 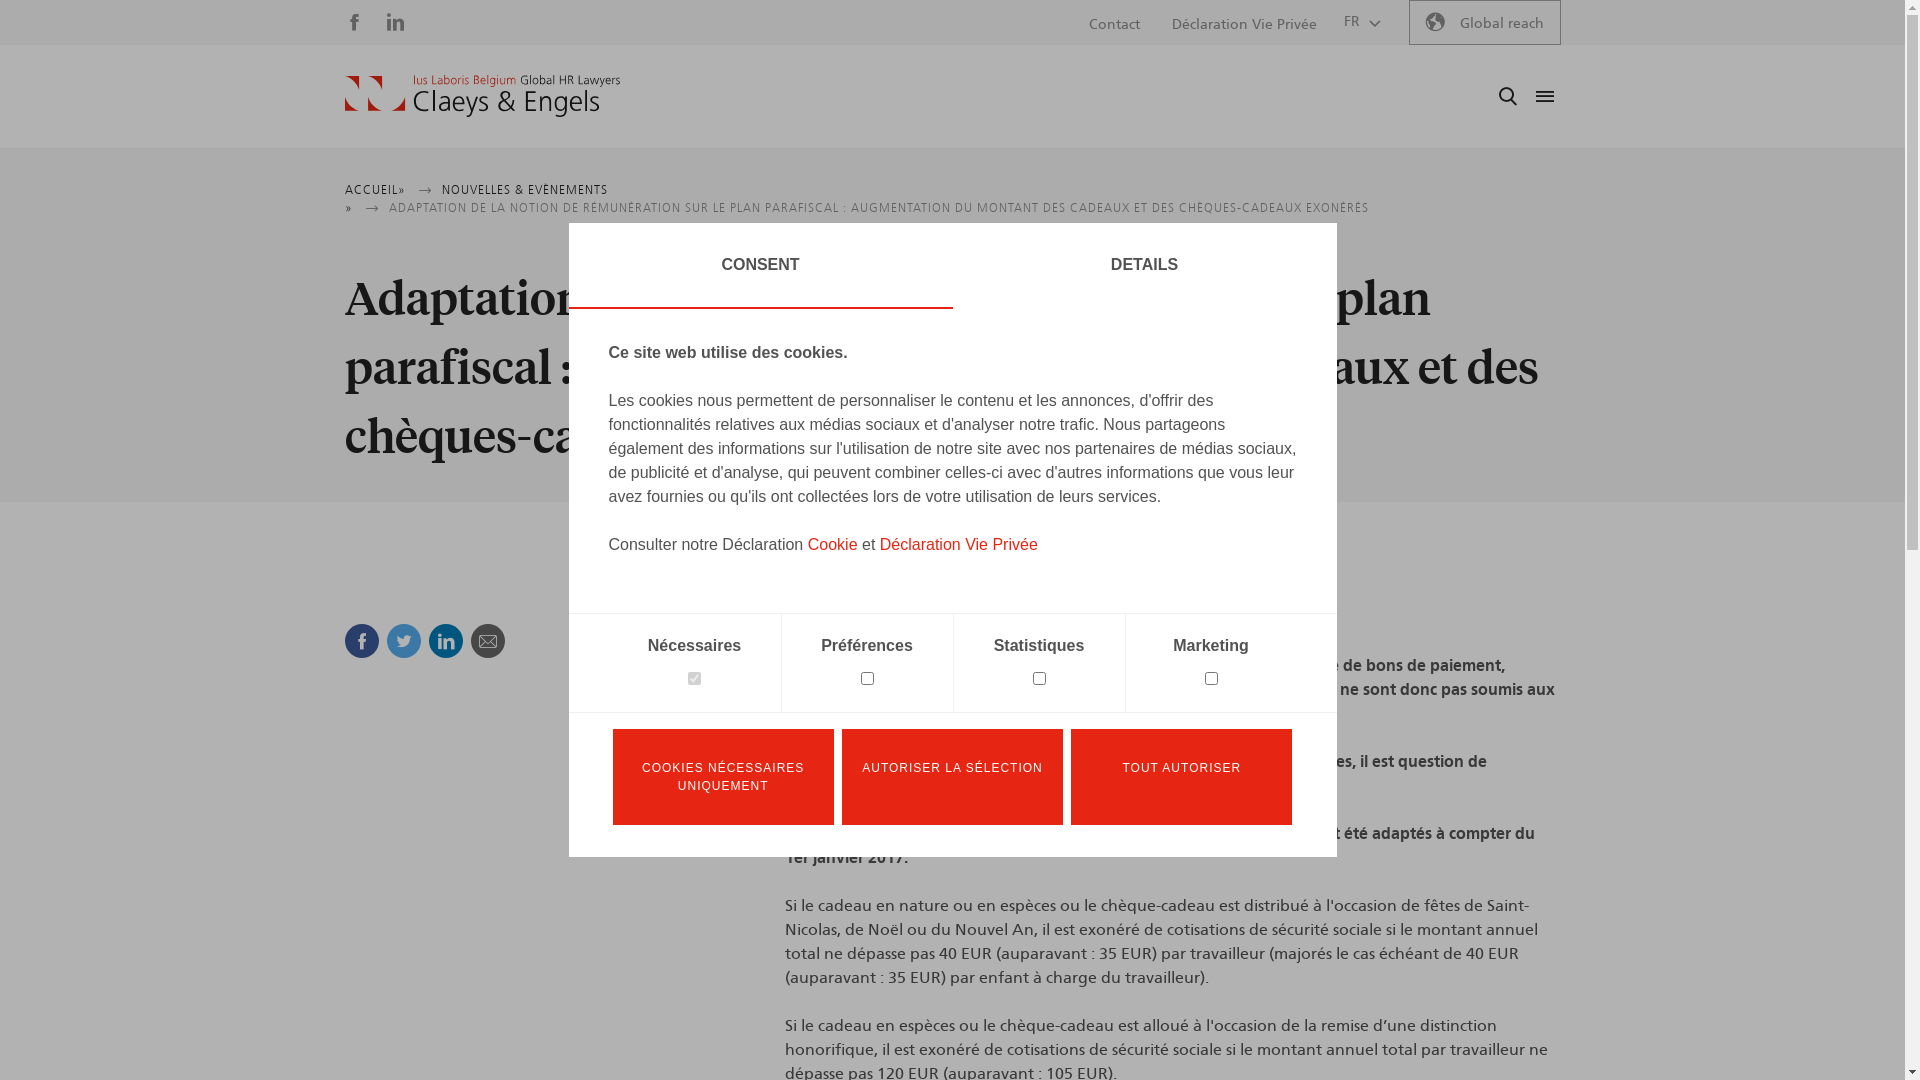 I want to click on 'Global reach', so click(x=1483, y=22).